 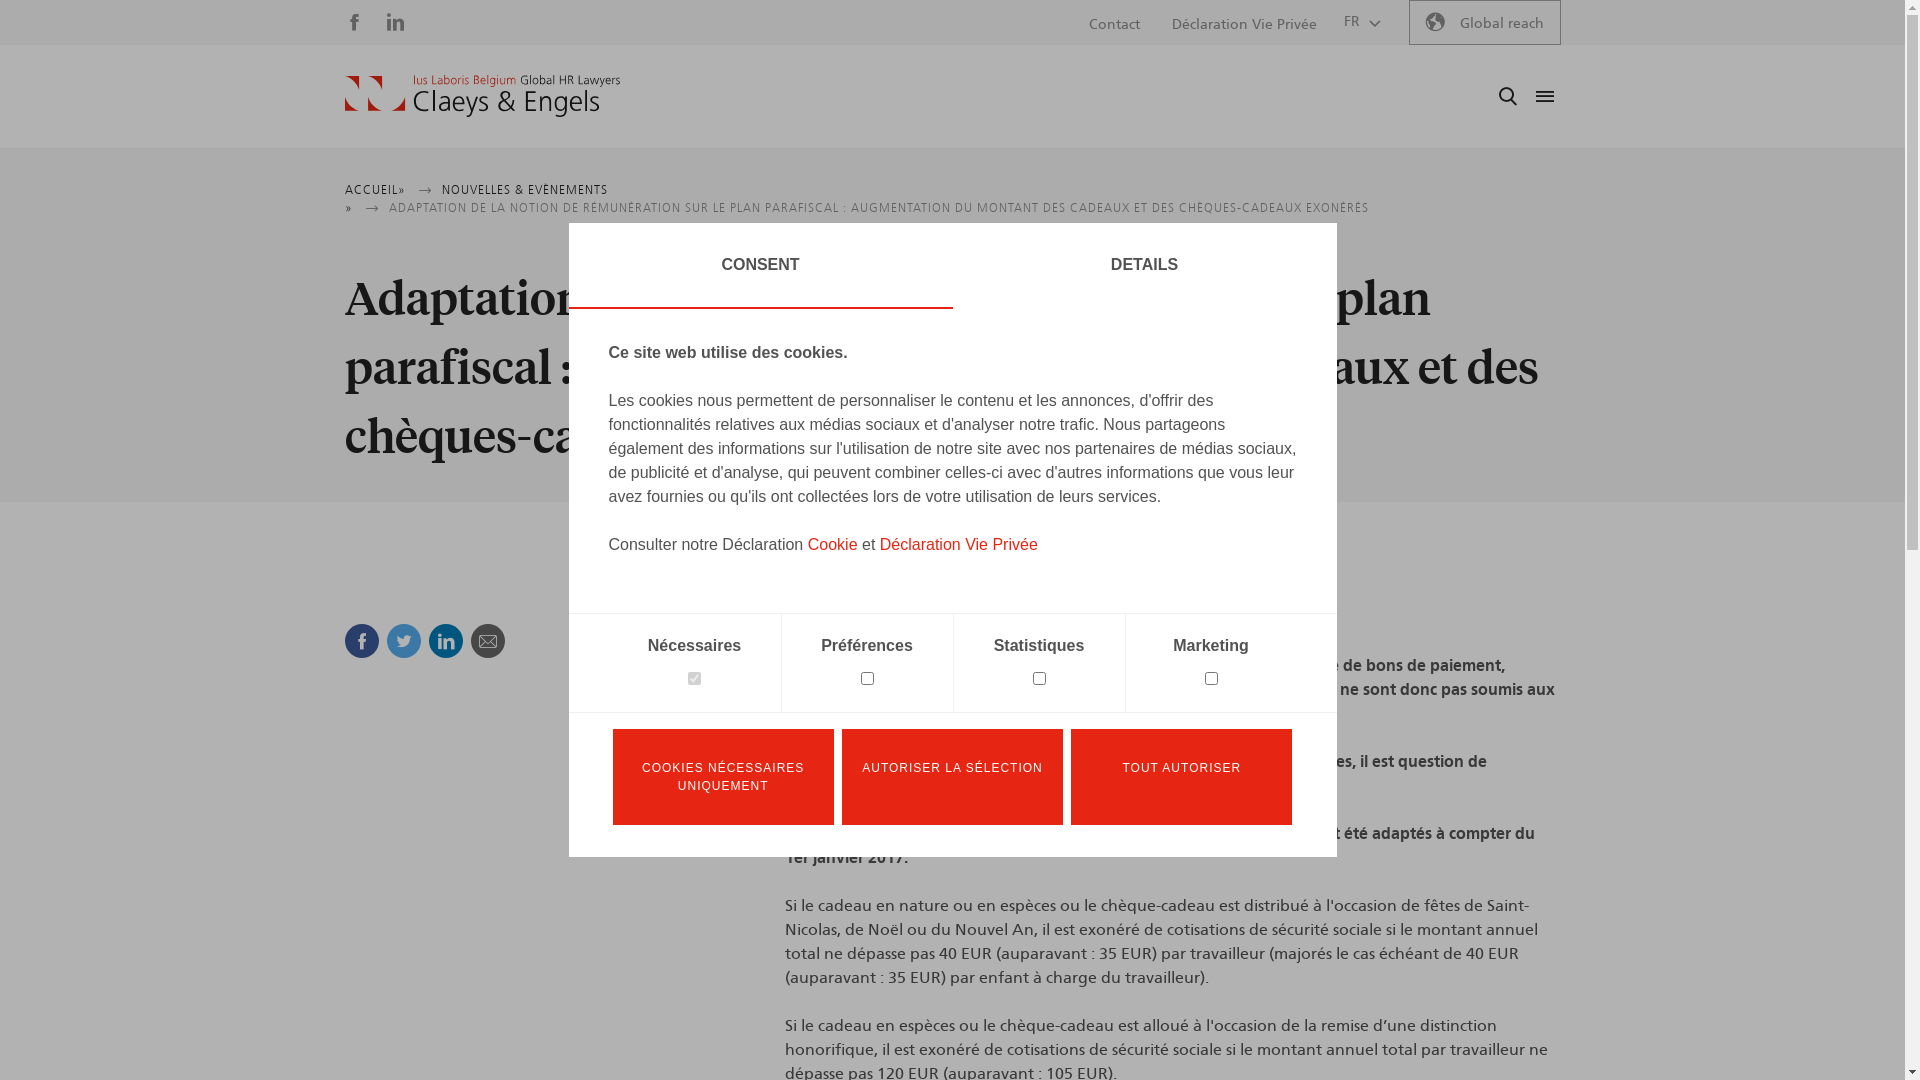 I want to click on 'Global reach', so click(x=1483, y=22).